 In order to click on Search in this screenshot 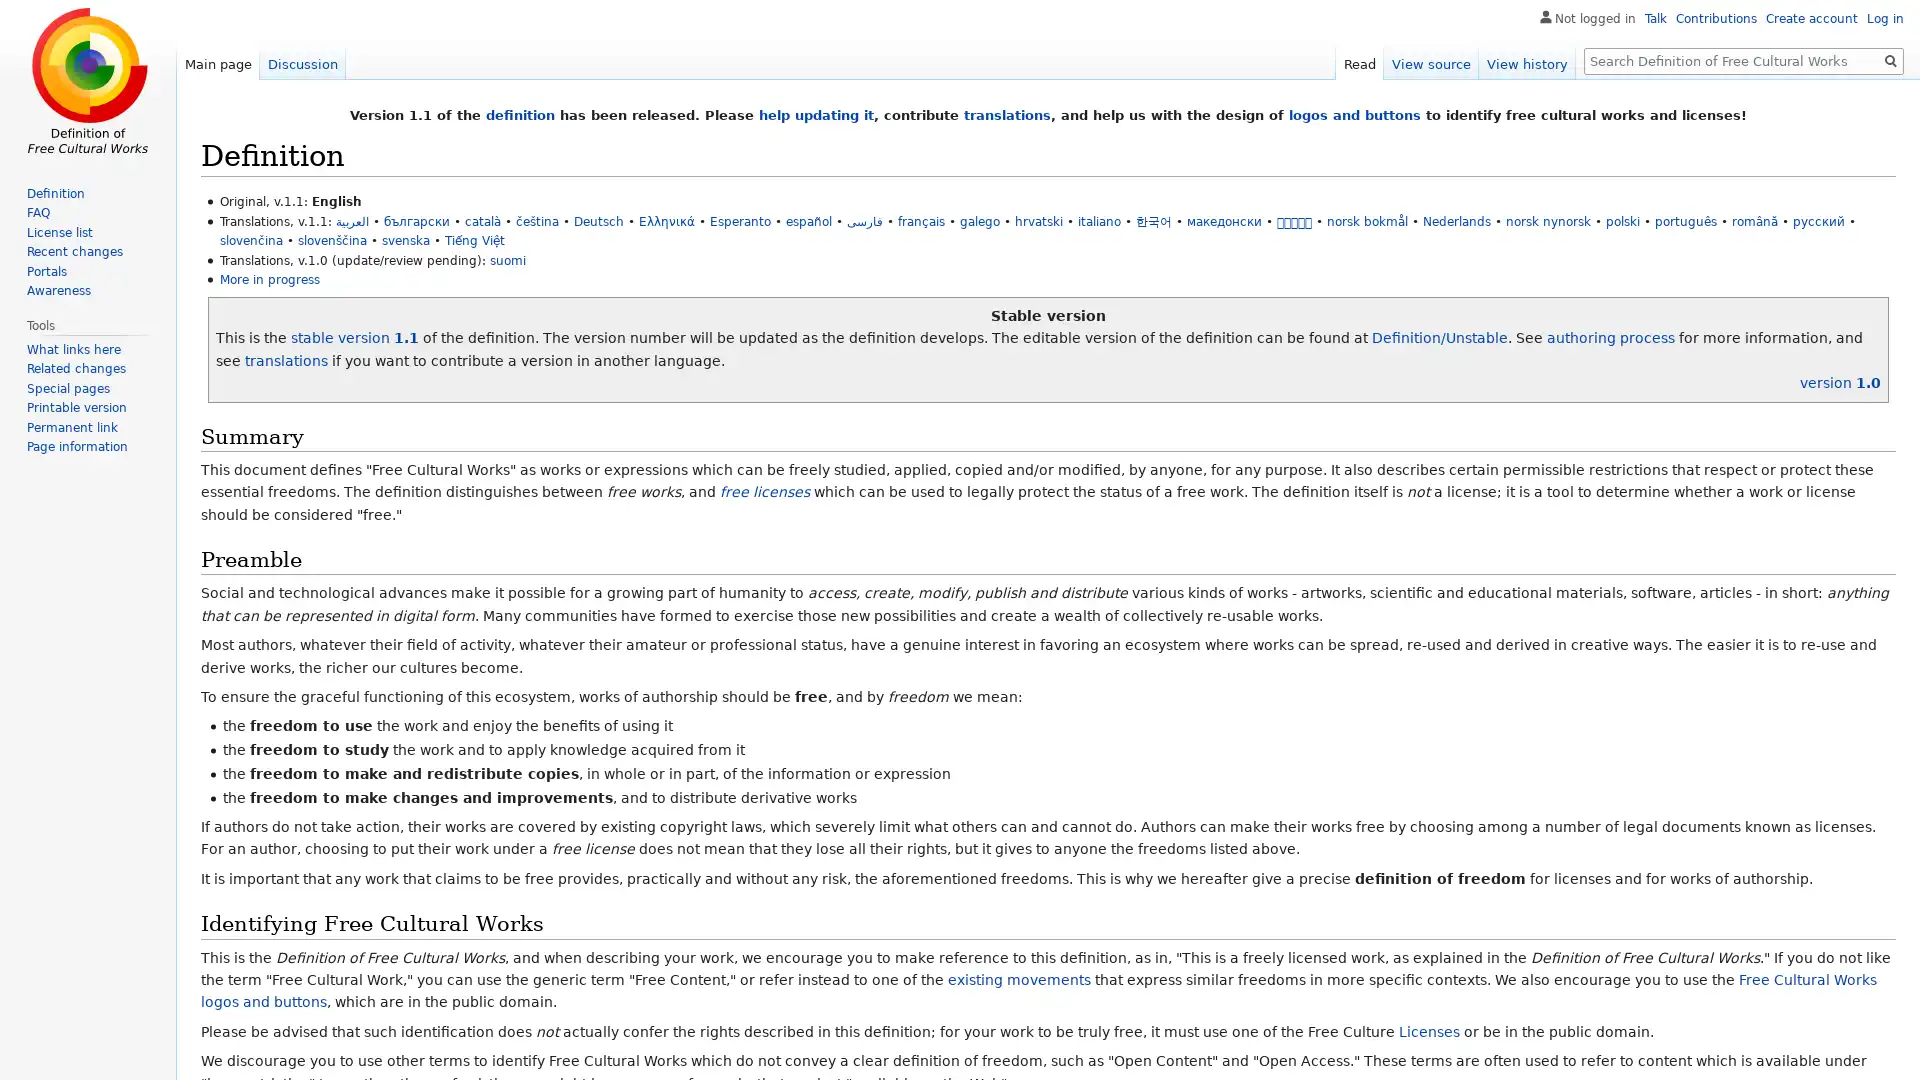, I will do `click(1890, 60)`.